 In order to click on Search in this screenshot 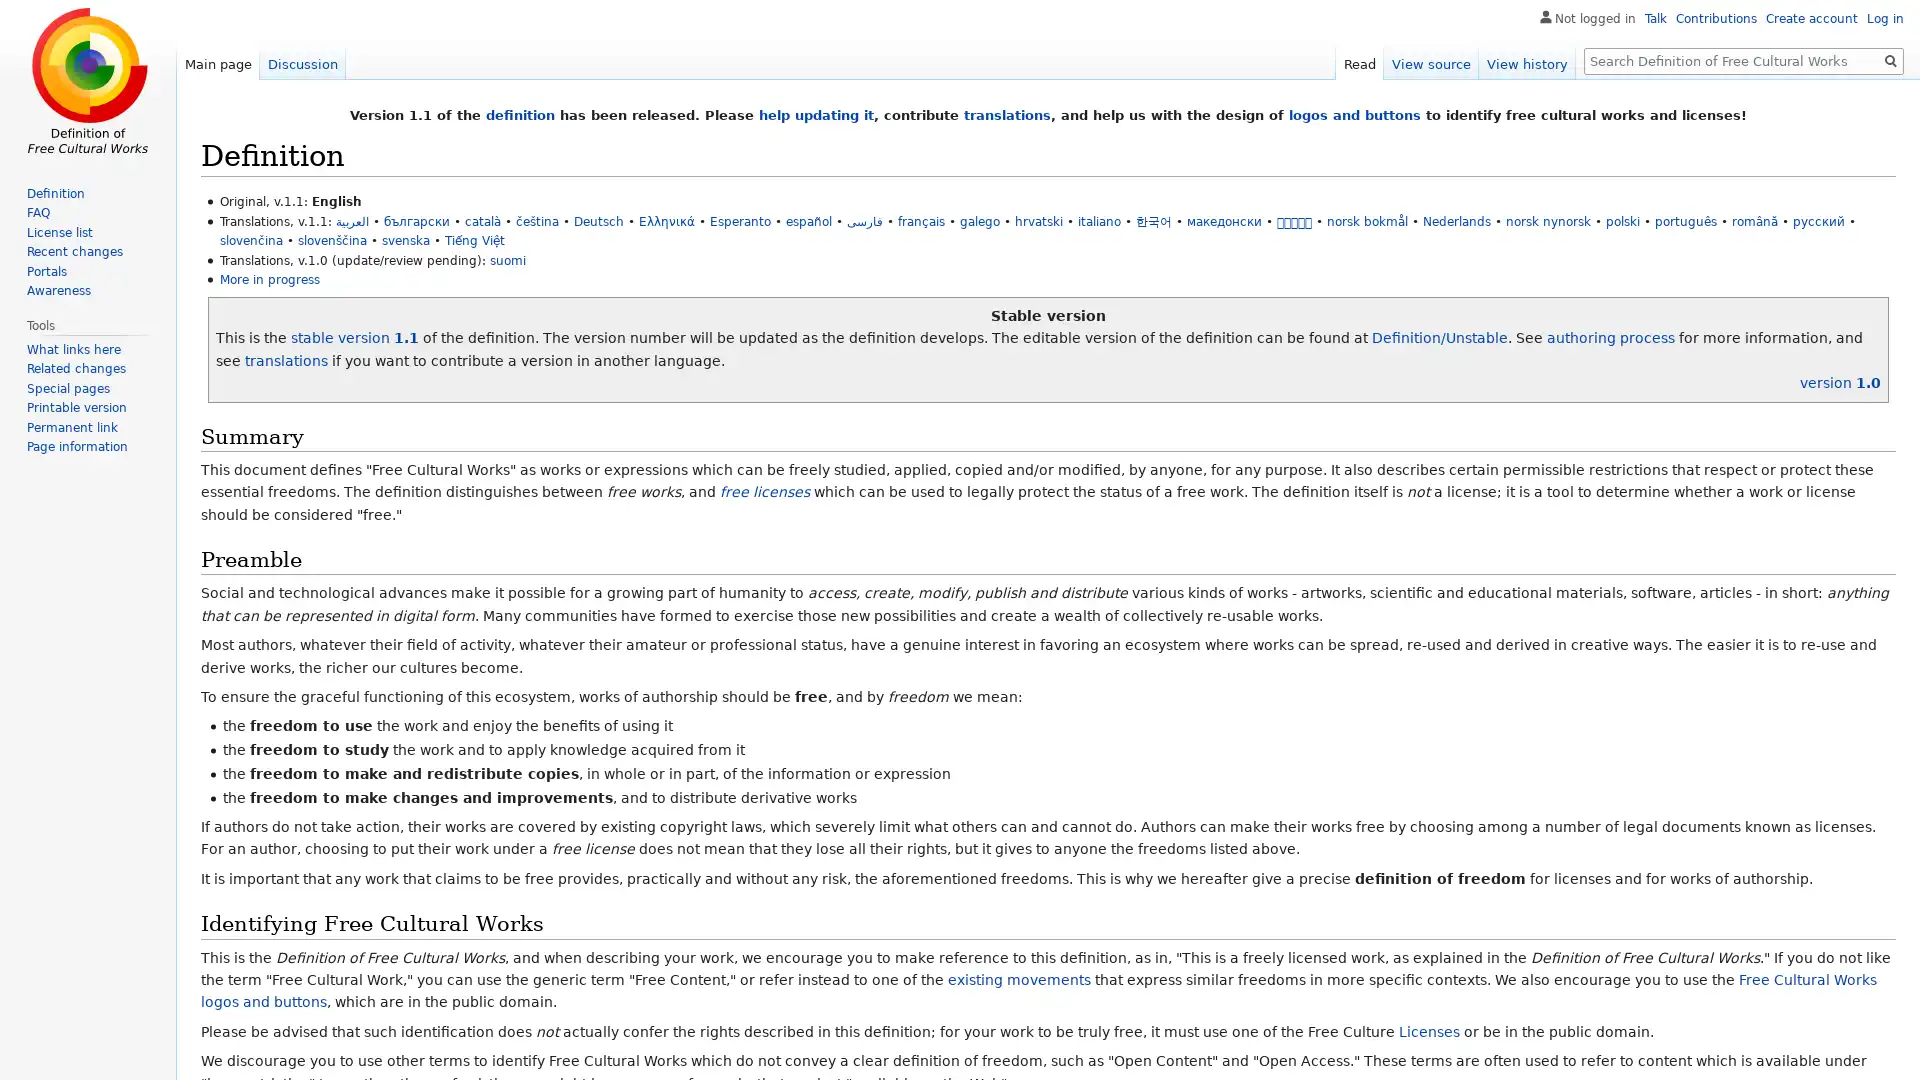, I will do `click(1890, 60)`.